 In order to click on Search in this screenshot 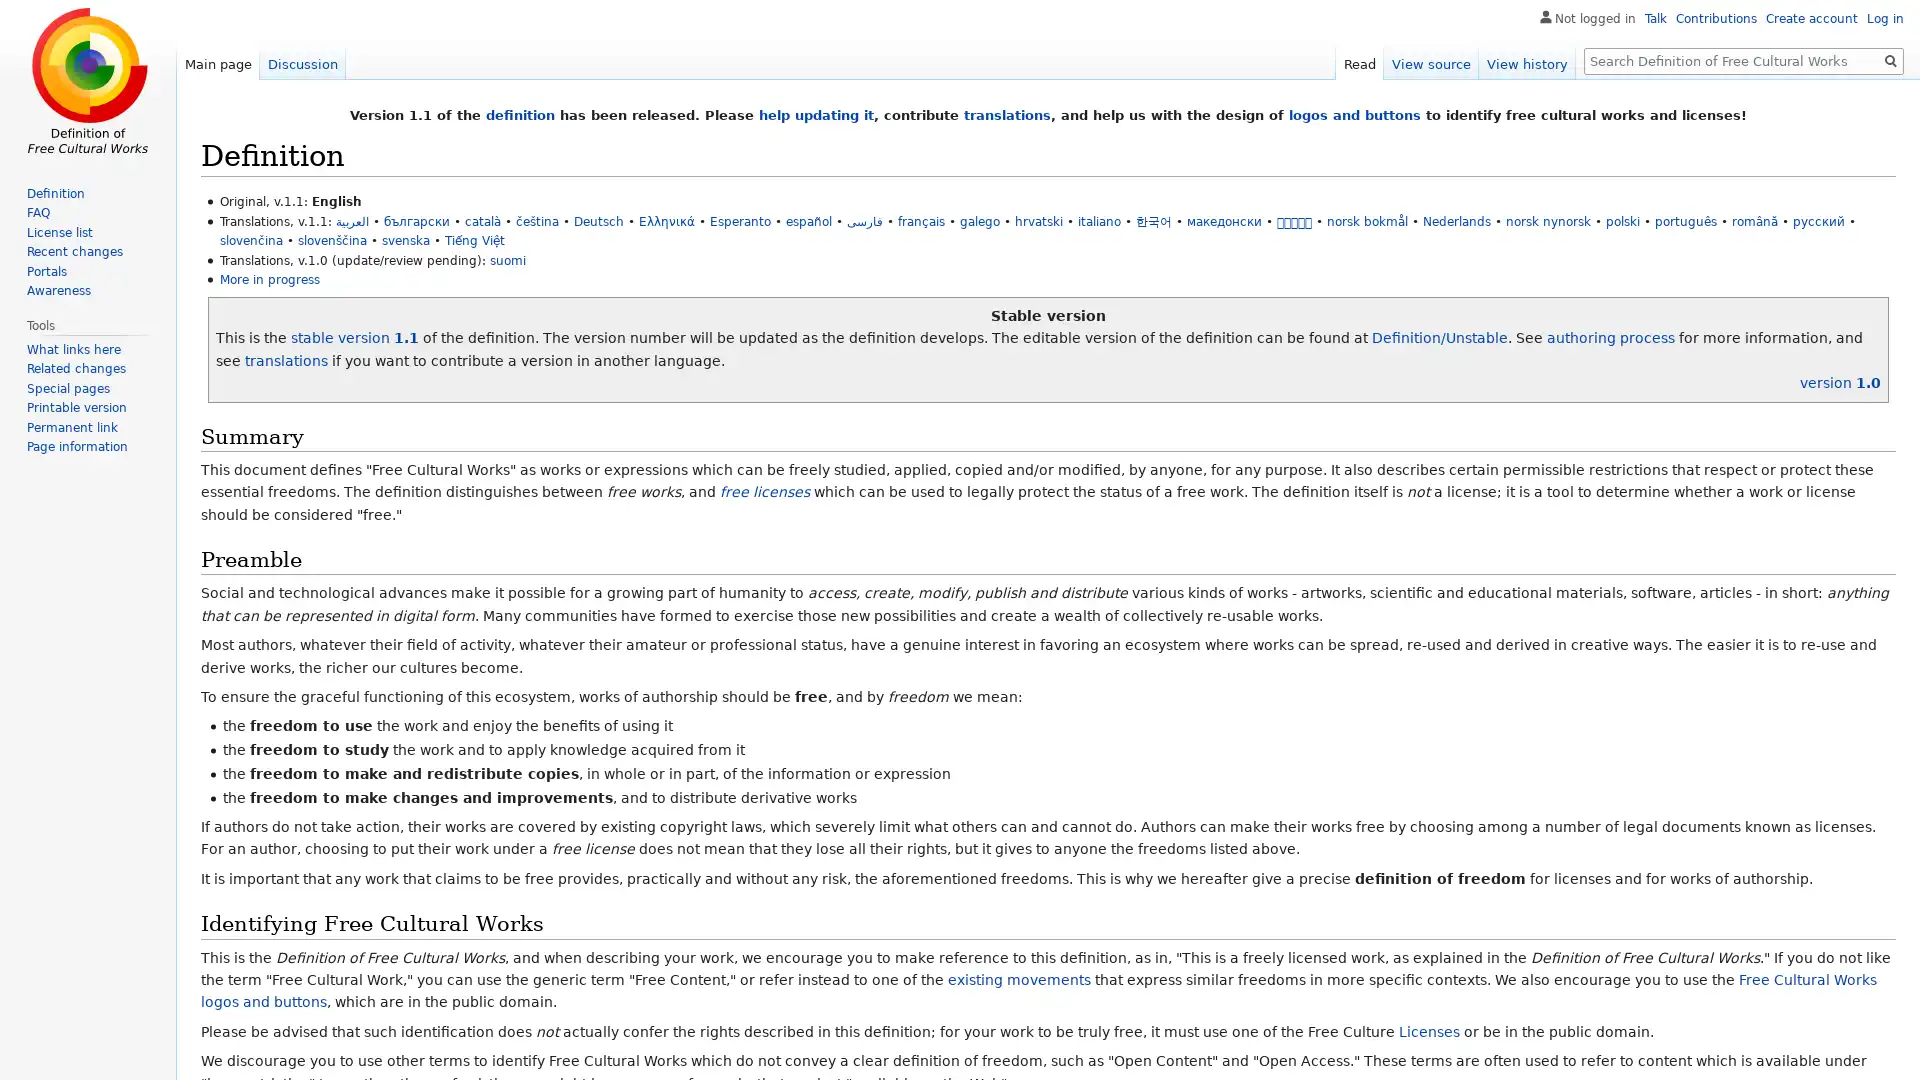, I will do `click(1890, 60)`.